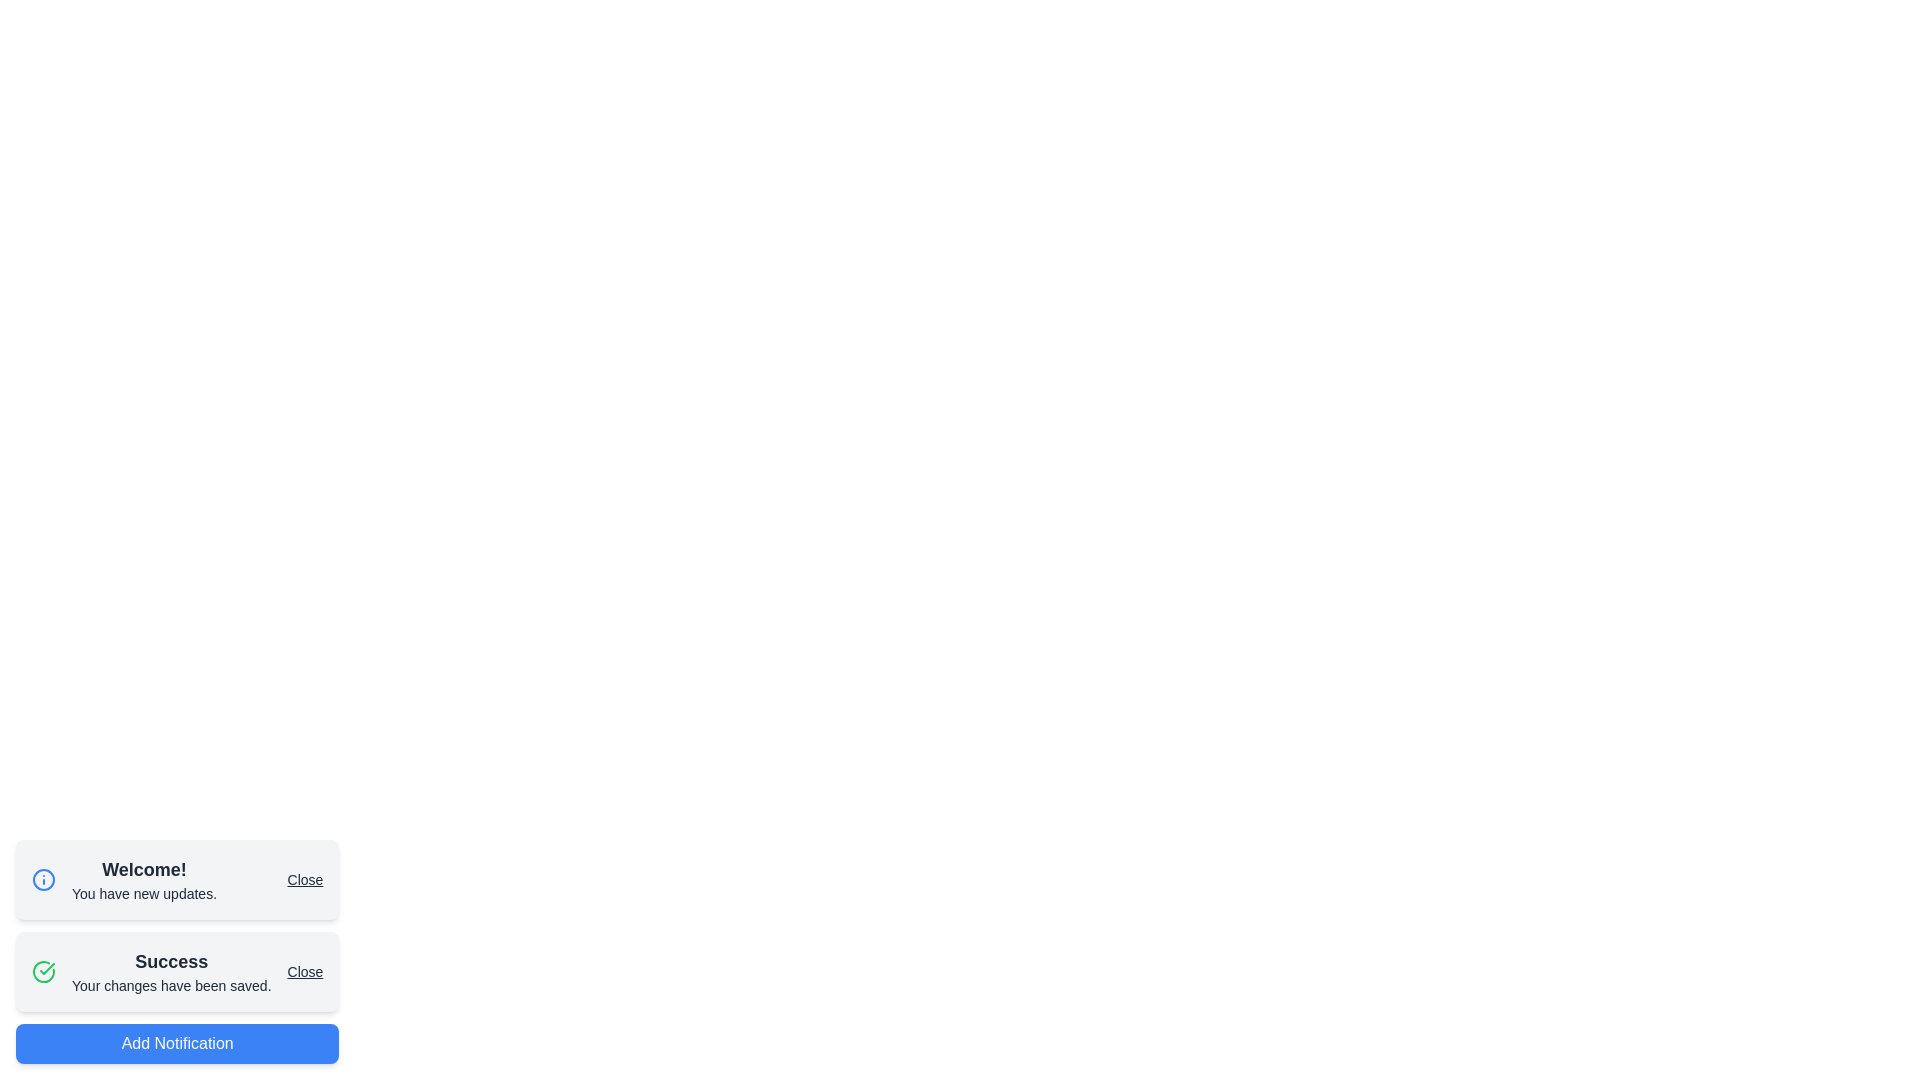  I want to click on the success icon that indicates a completed action, located to the left of the text 'Success Your changes have been saved.' in the notification area, so click(43, 971).